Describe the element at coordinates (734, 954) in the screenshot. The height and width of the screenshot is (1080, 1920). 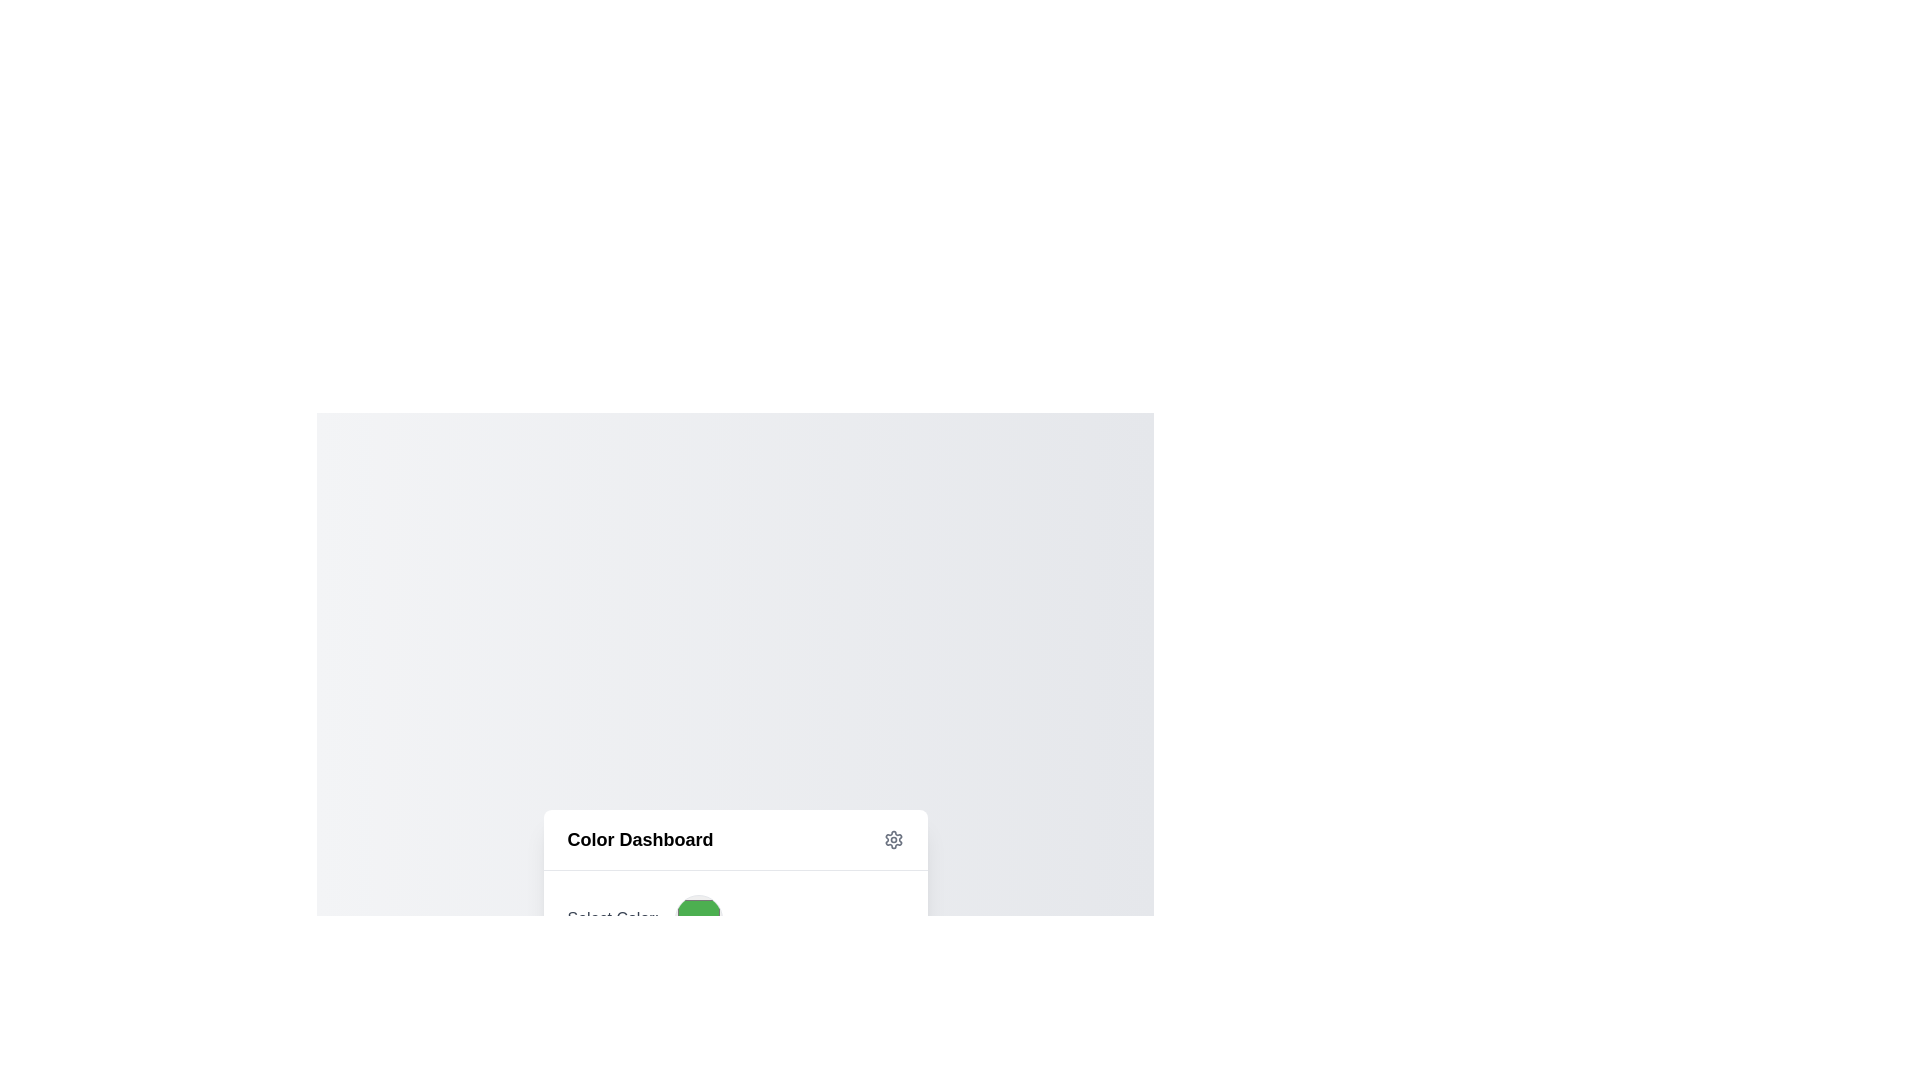
I see `the current color information in the Informational Panel titled 'Select Color:' which displays the current color and a green color swatch` at that location.